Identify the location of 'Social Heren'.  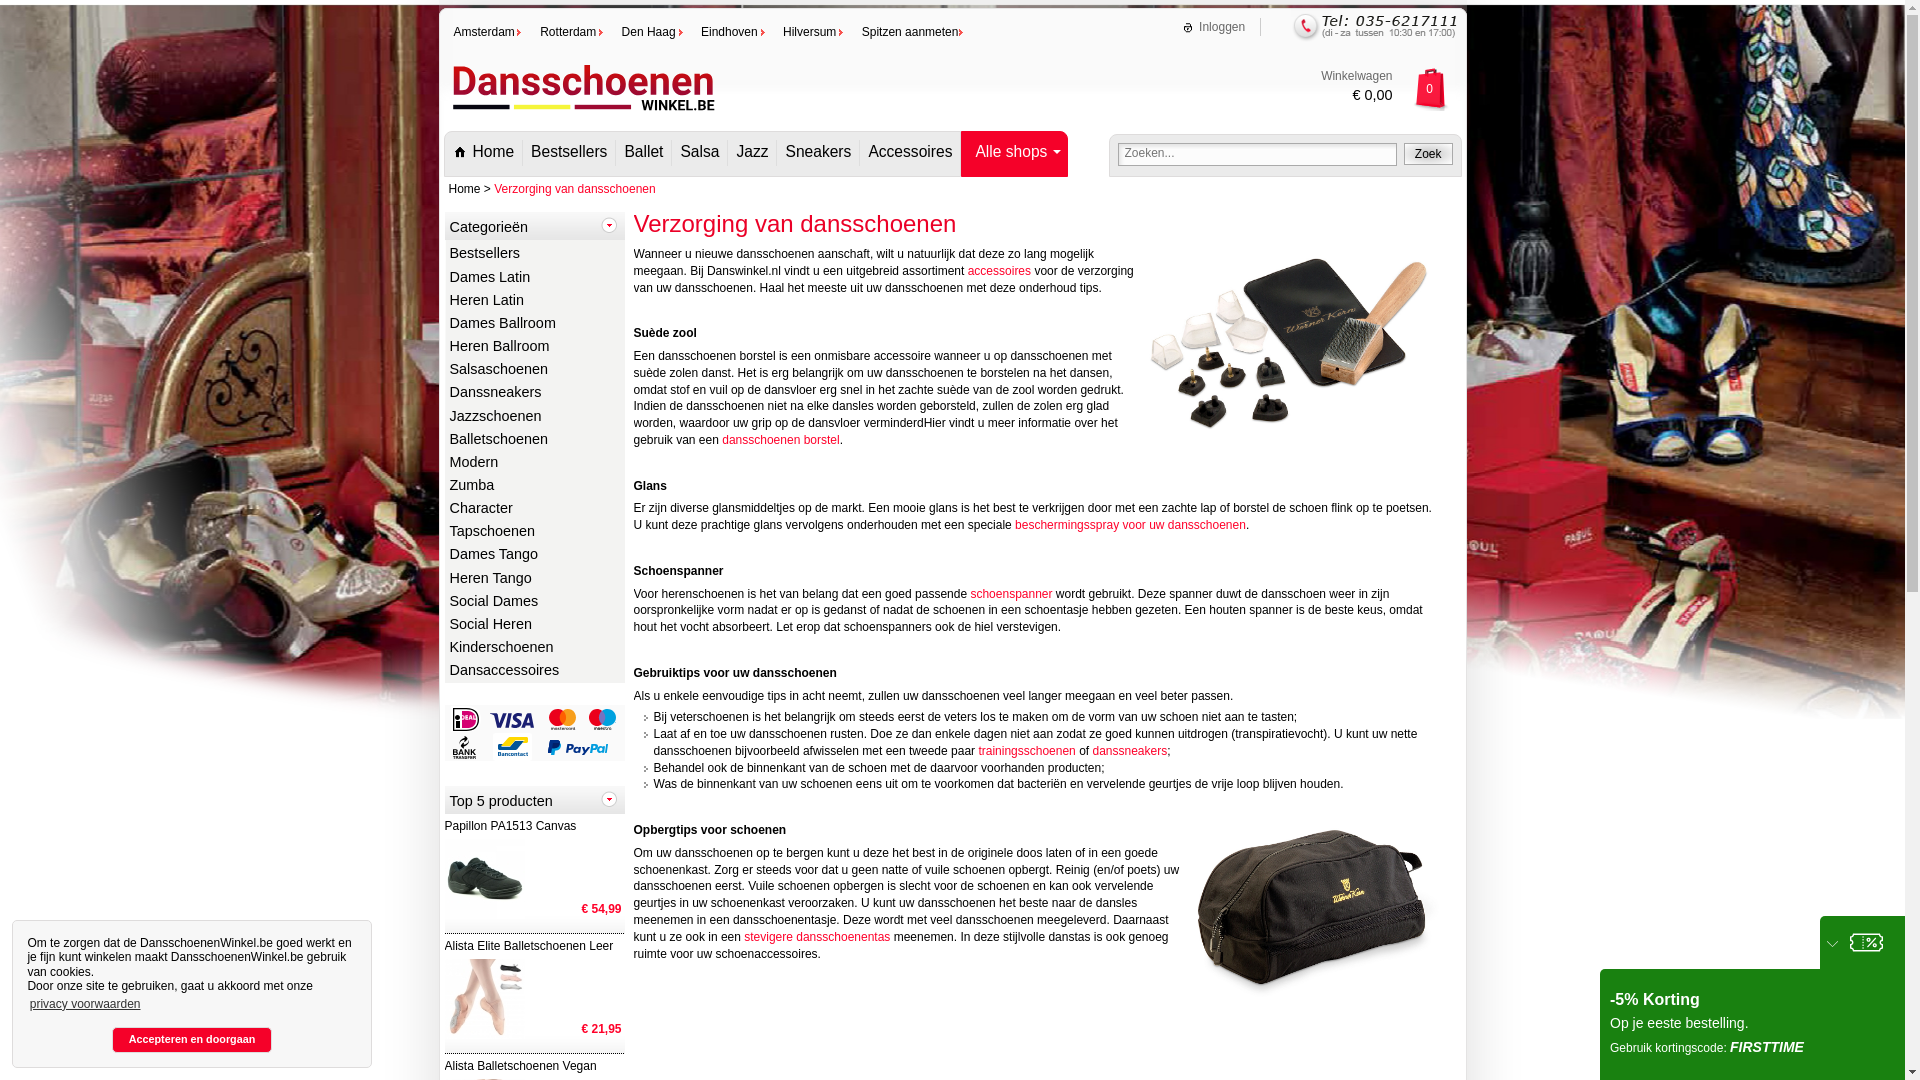
(533, 624).